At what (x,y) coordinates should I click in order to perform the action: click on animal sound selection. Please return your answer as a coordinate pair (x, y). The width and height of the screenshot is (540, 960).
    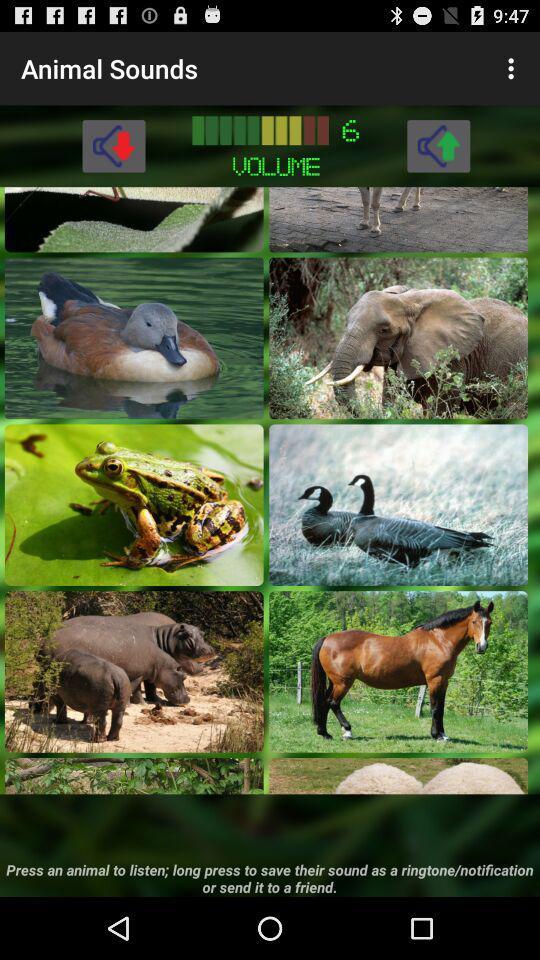
    Looking at the image, I should click on (398, 219).